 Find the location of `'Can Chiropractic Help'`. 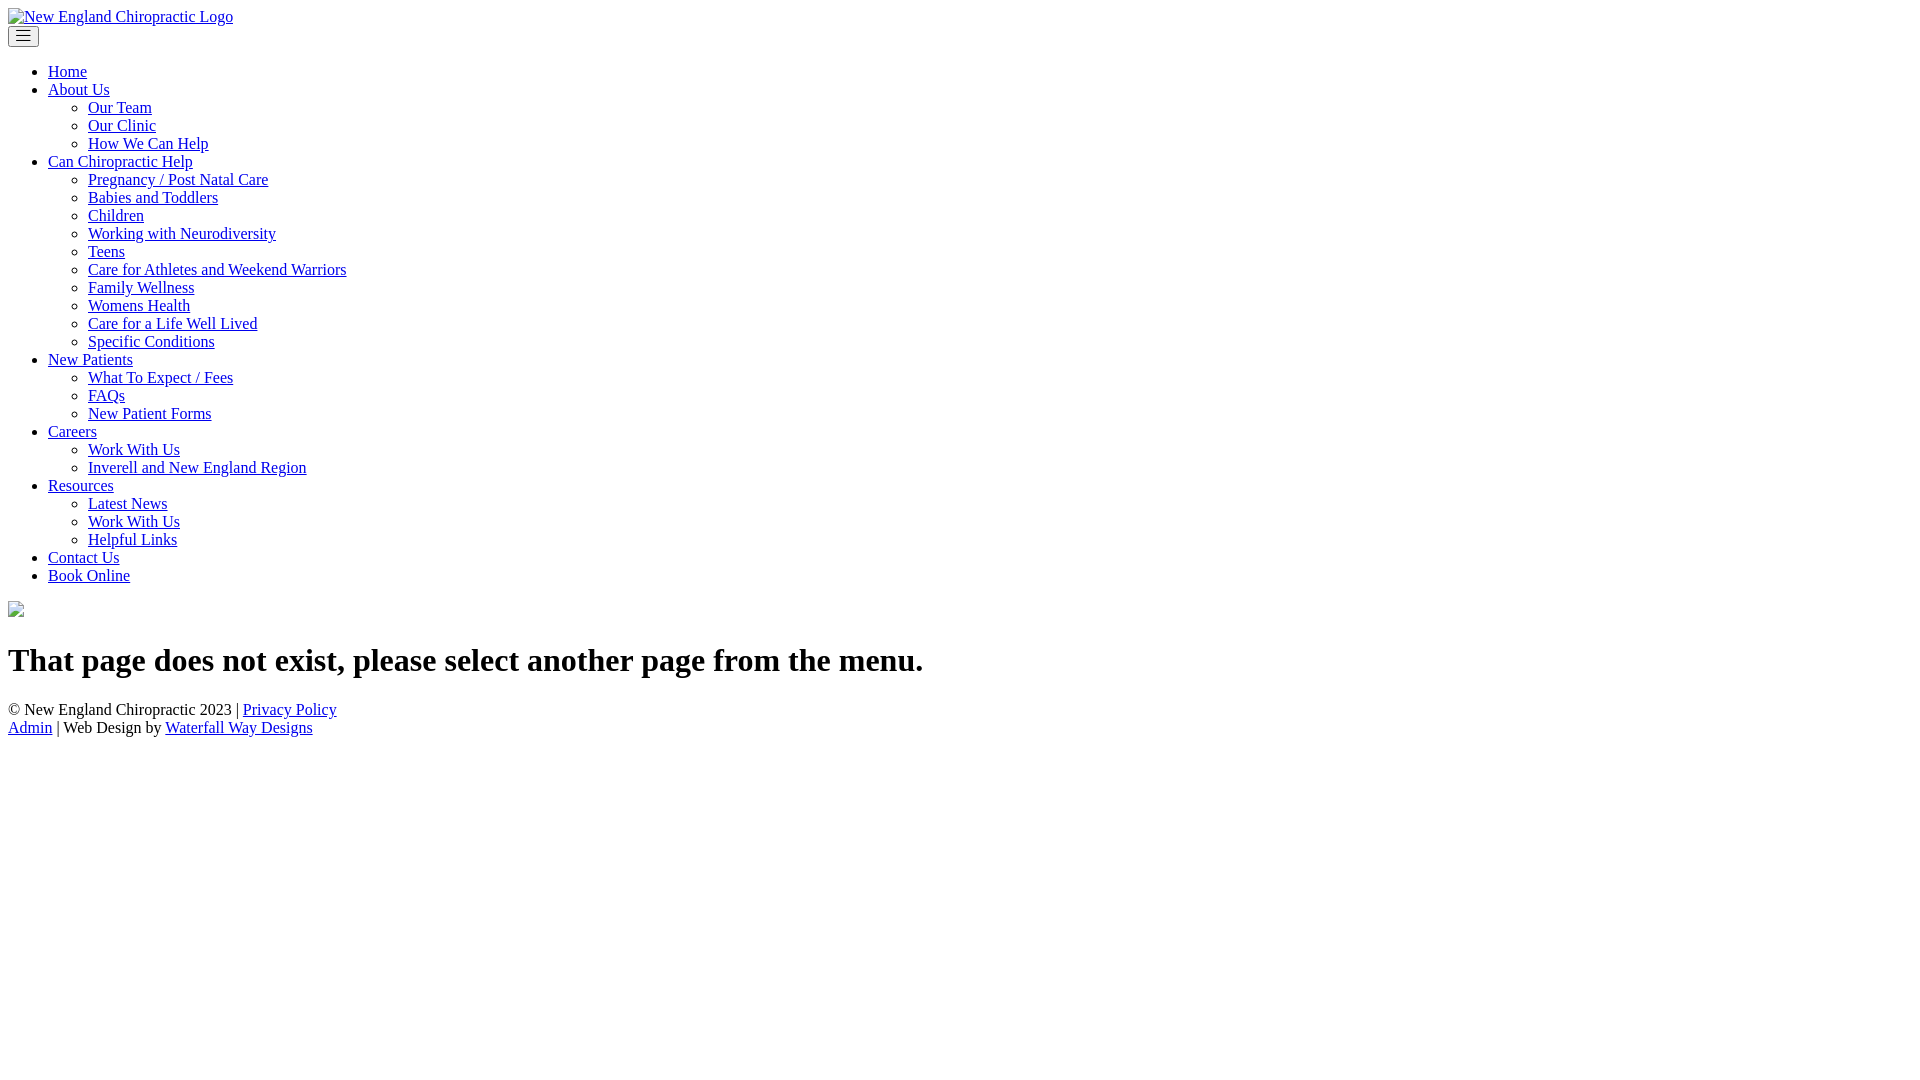

'Can Chiropractic Help' is located at coordinates (48, 160).